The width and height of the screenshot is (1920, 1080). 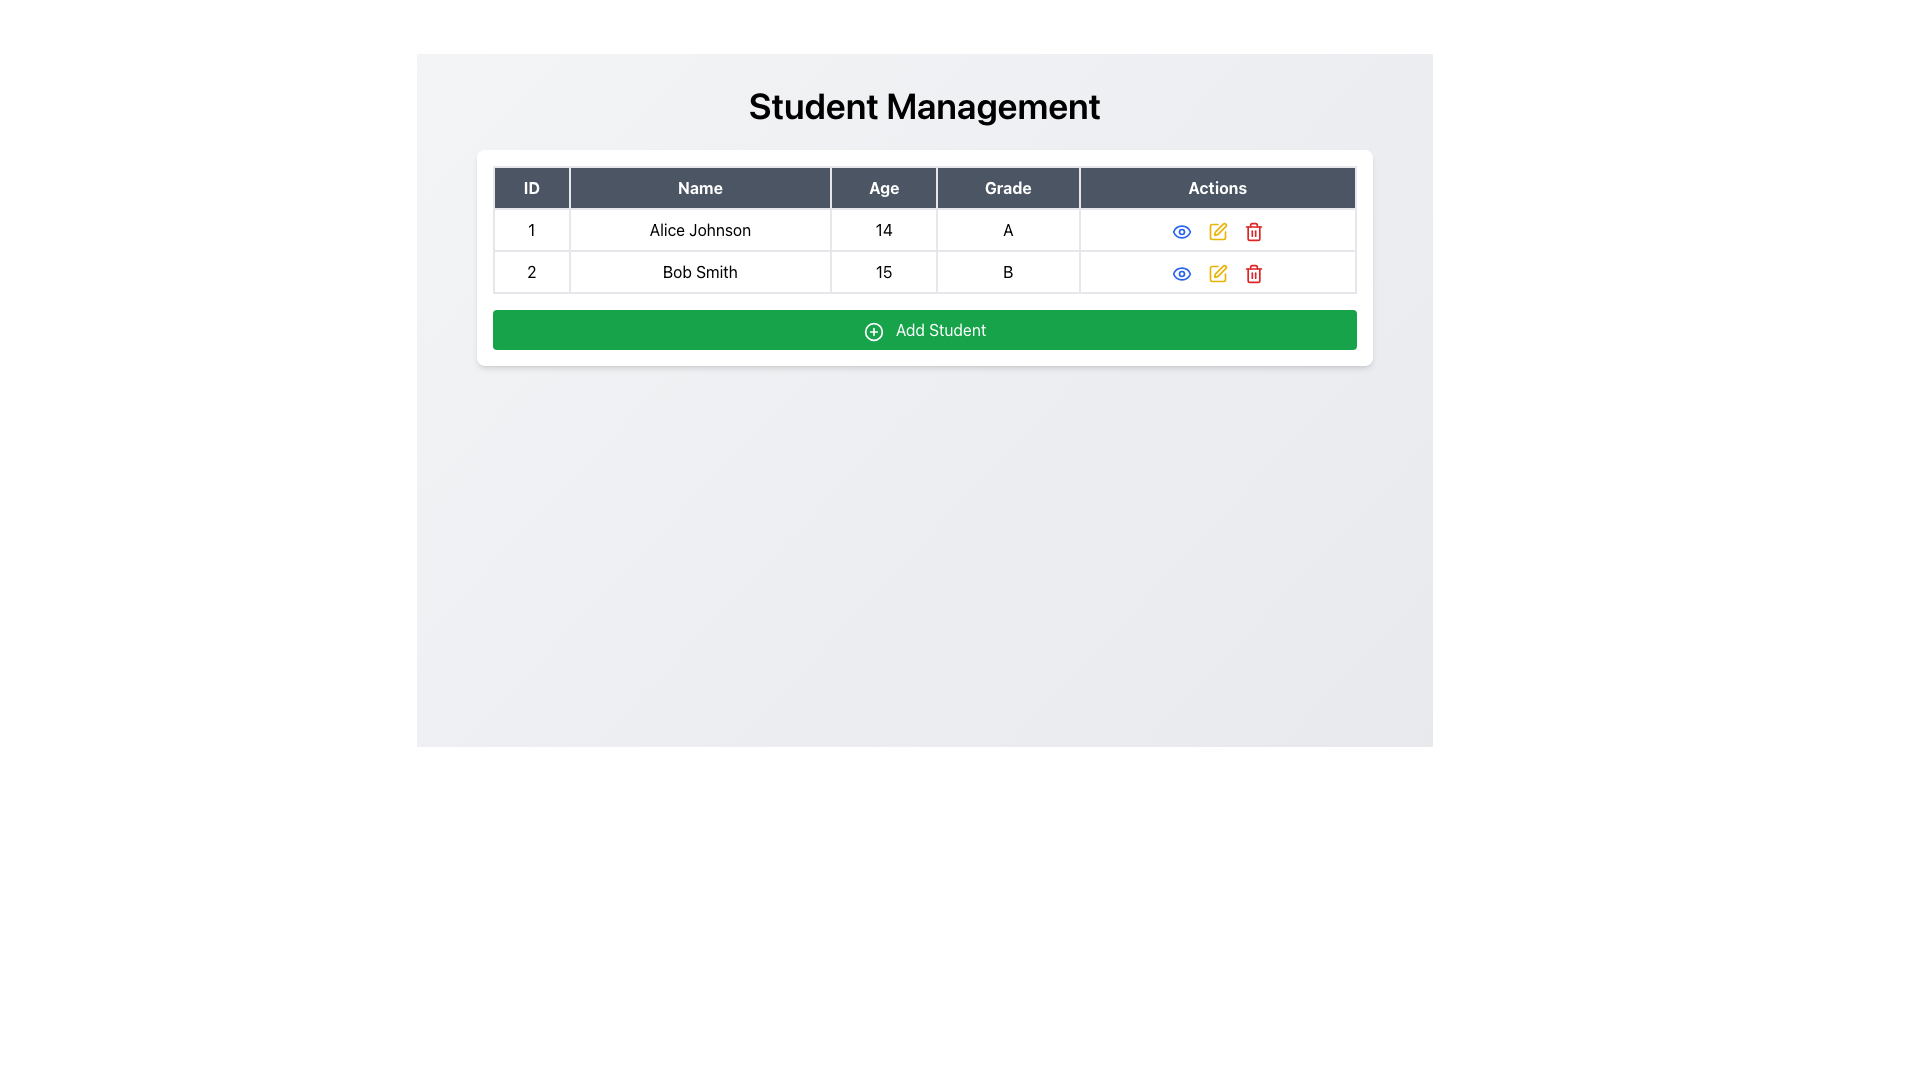 I want to click on the trash bin icon button in the second row of the 'Actions' column, so click(x=1252, y=273).